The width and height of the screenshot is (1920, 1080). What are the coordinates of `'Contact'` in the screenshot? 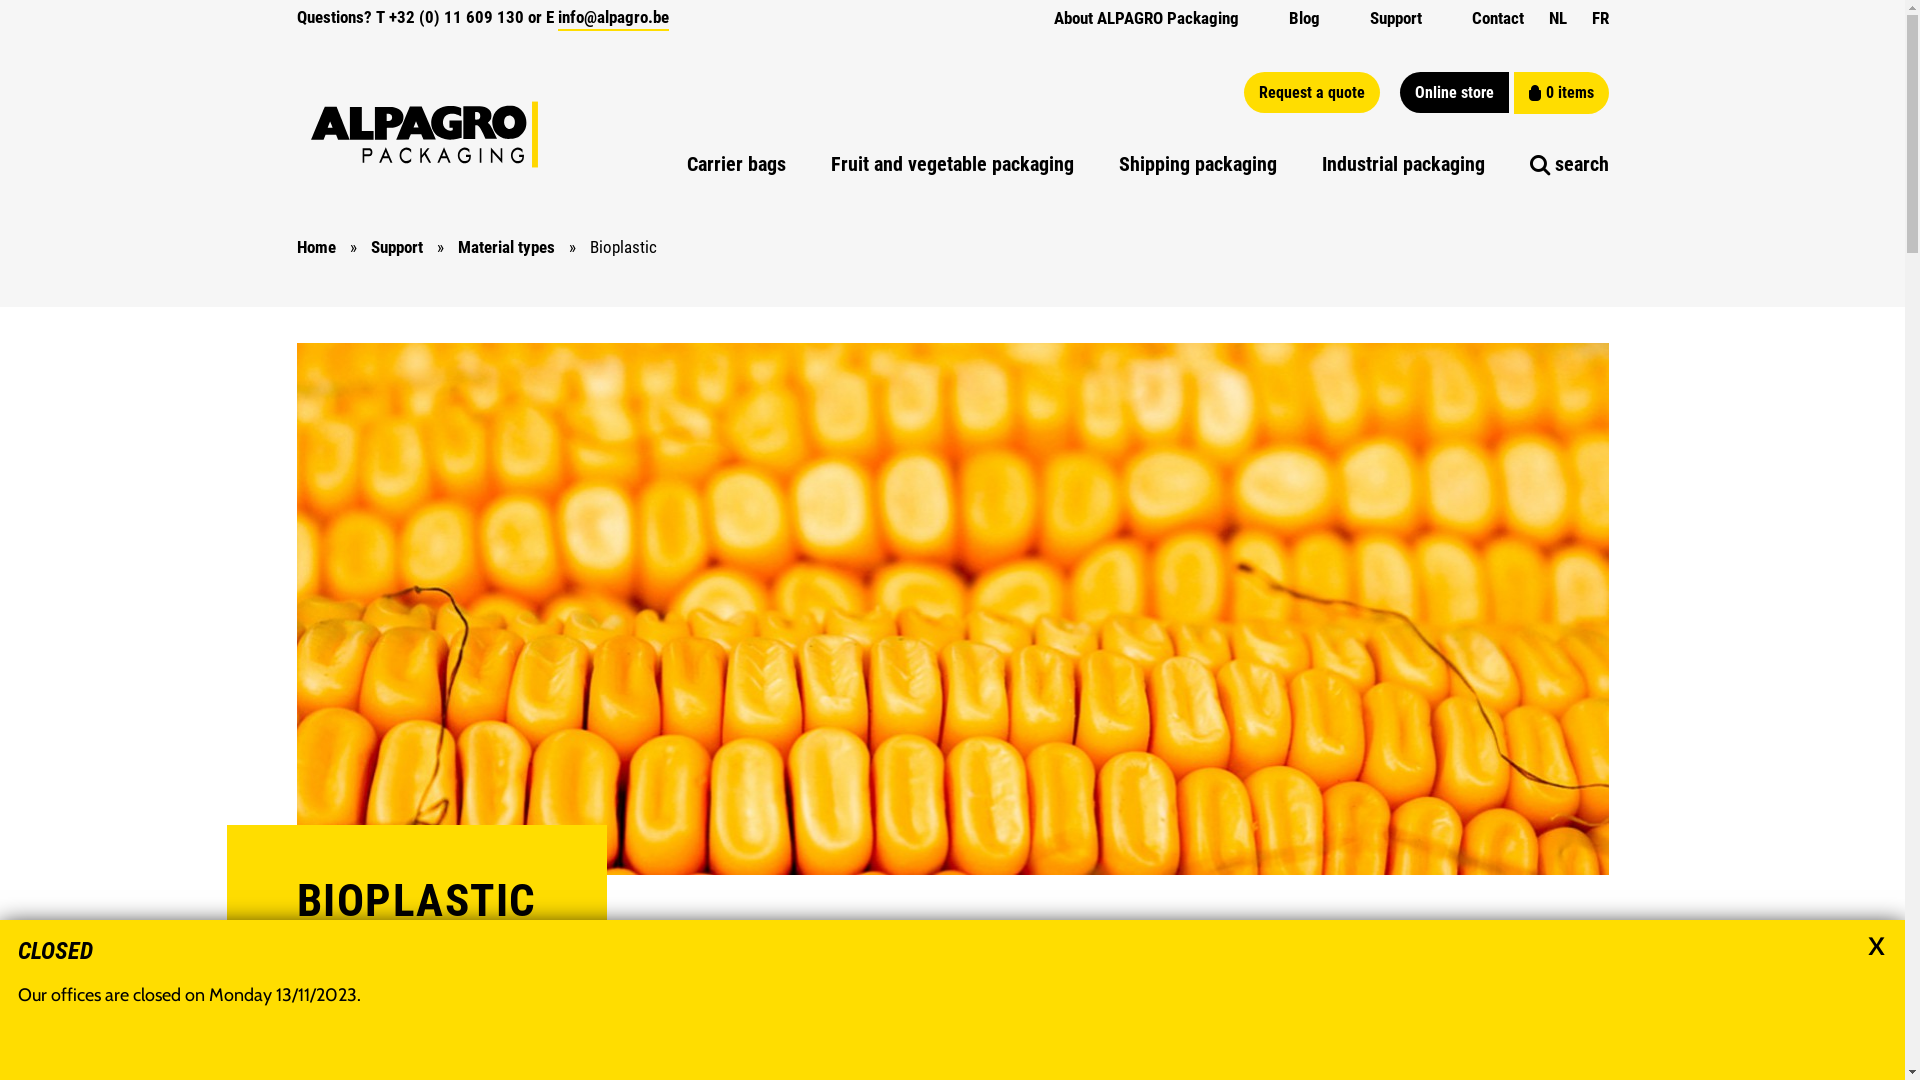 It's located at (1472, 18).